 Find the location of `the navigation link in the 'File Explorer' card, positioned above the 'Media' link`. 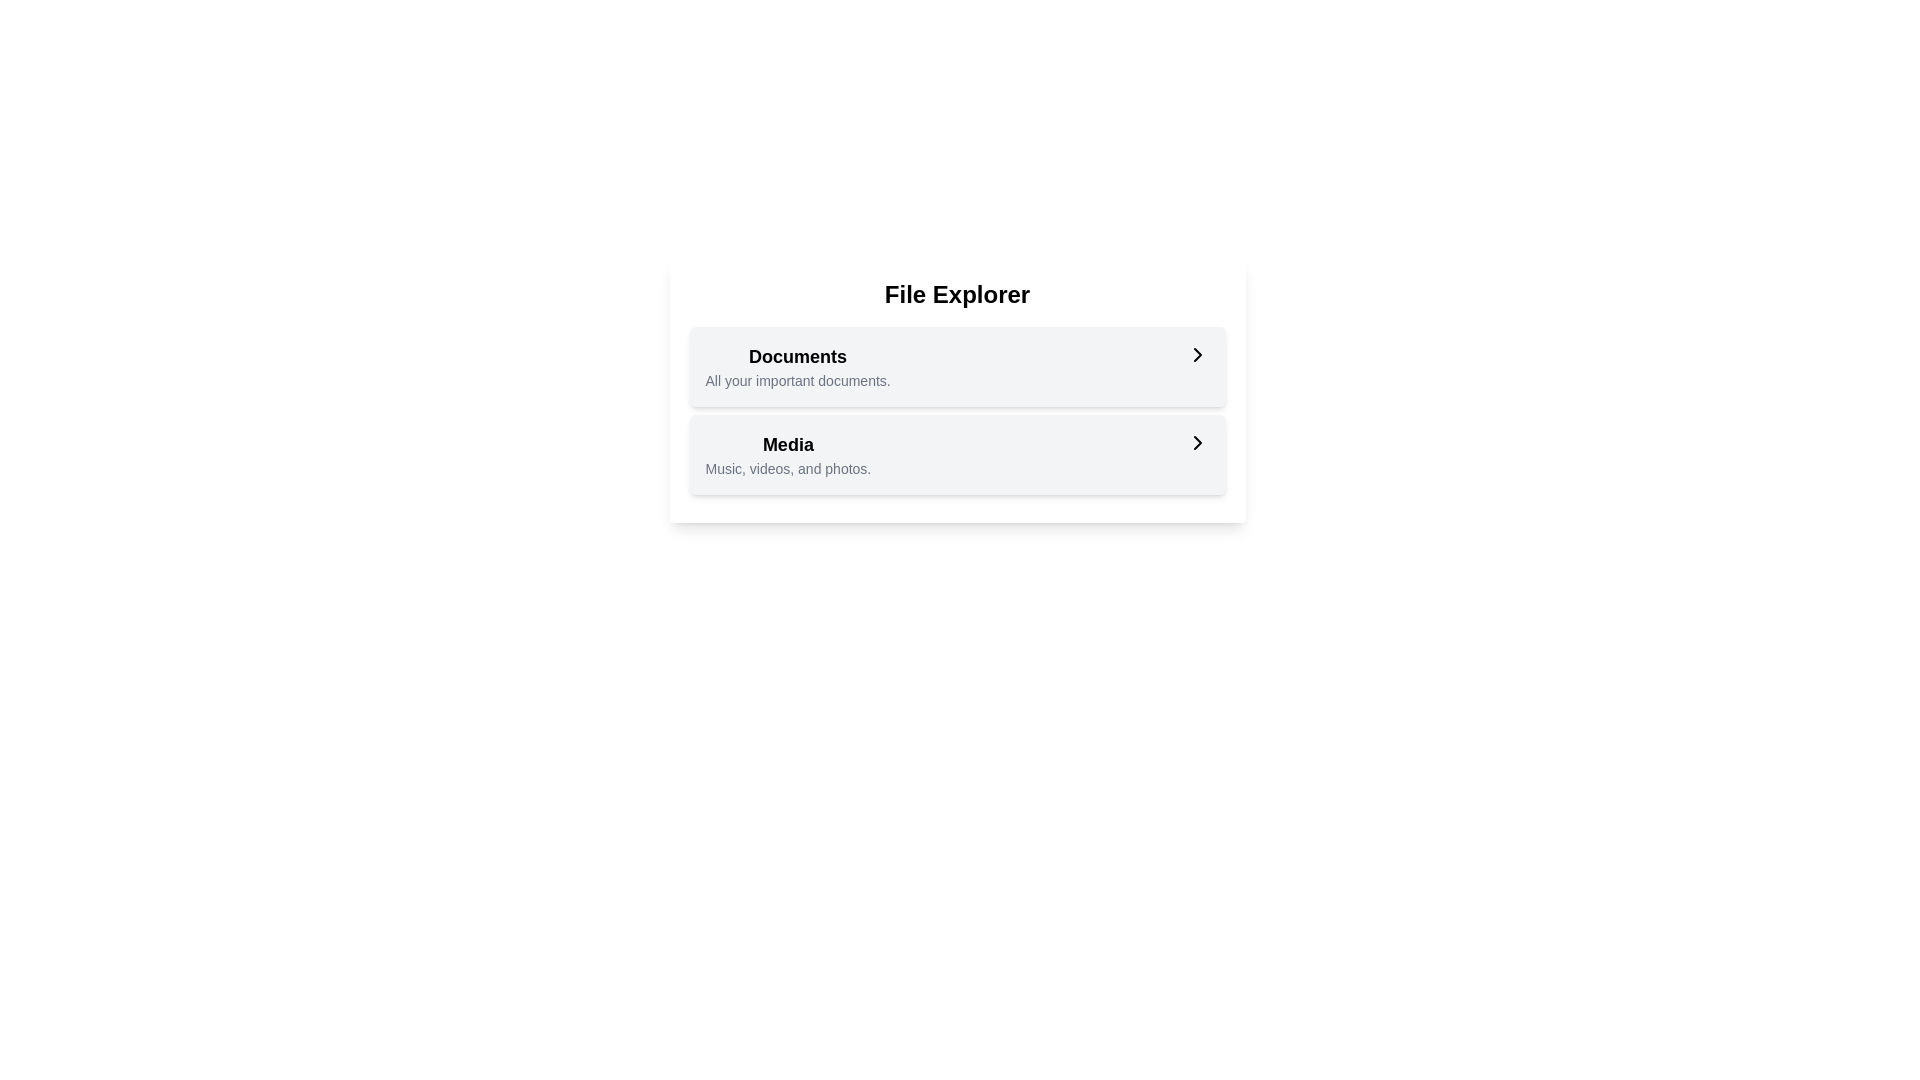

the navigation link in the 'File Explorer' card, positioned above the 'Media' link is located at coordinates (956, 366).